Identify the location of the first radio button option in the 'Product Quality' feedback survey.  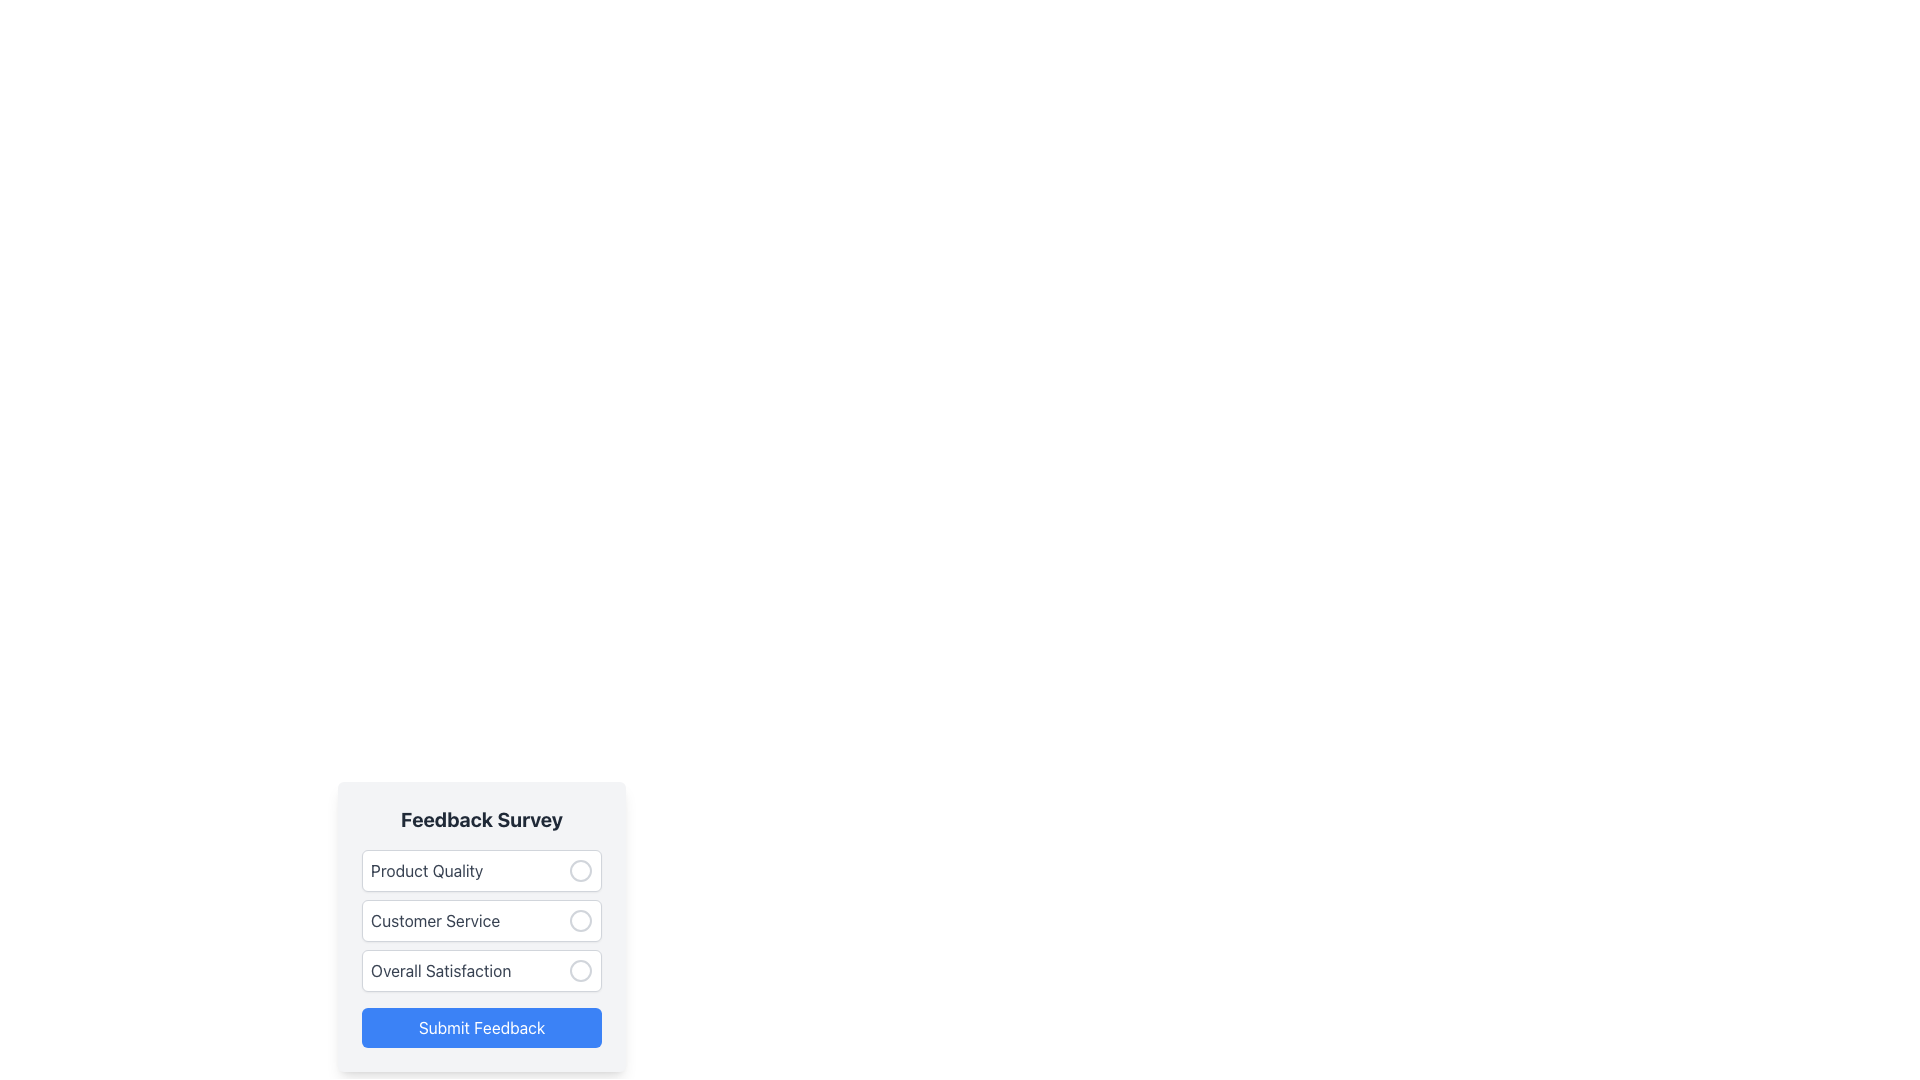
(481, 870).